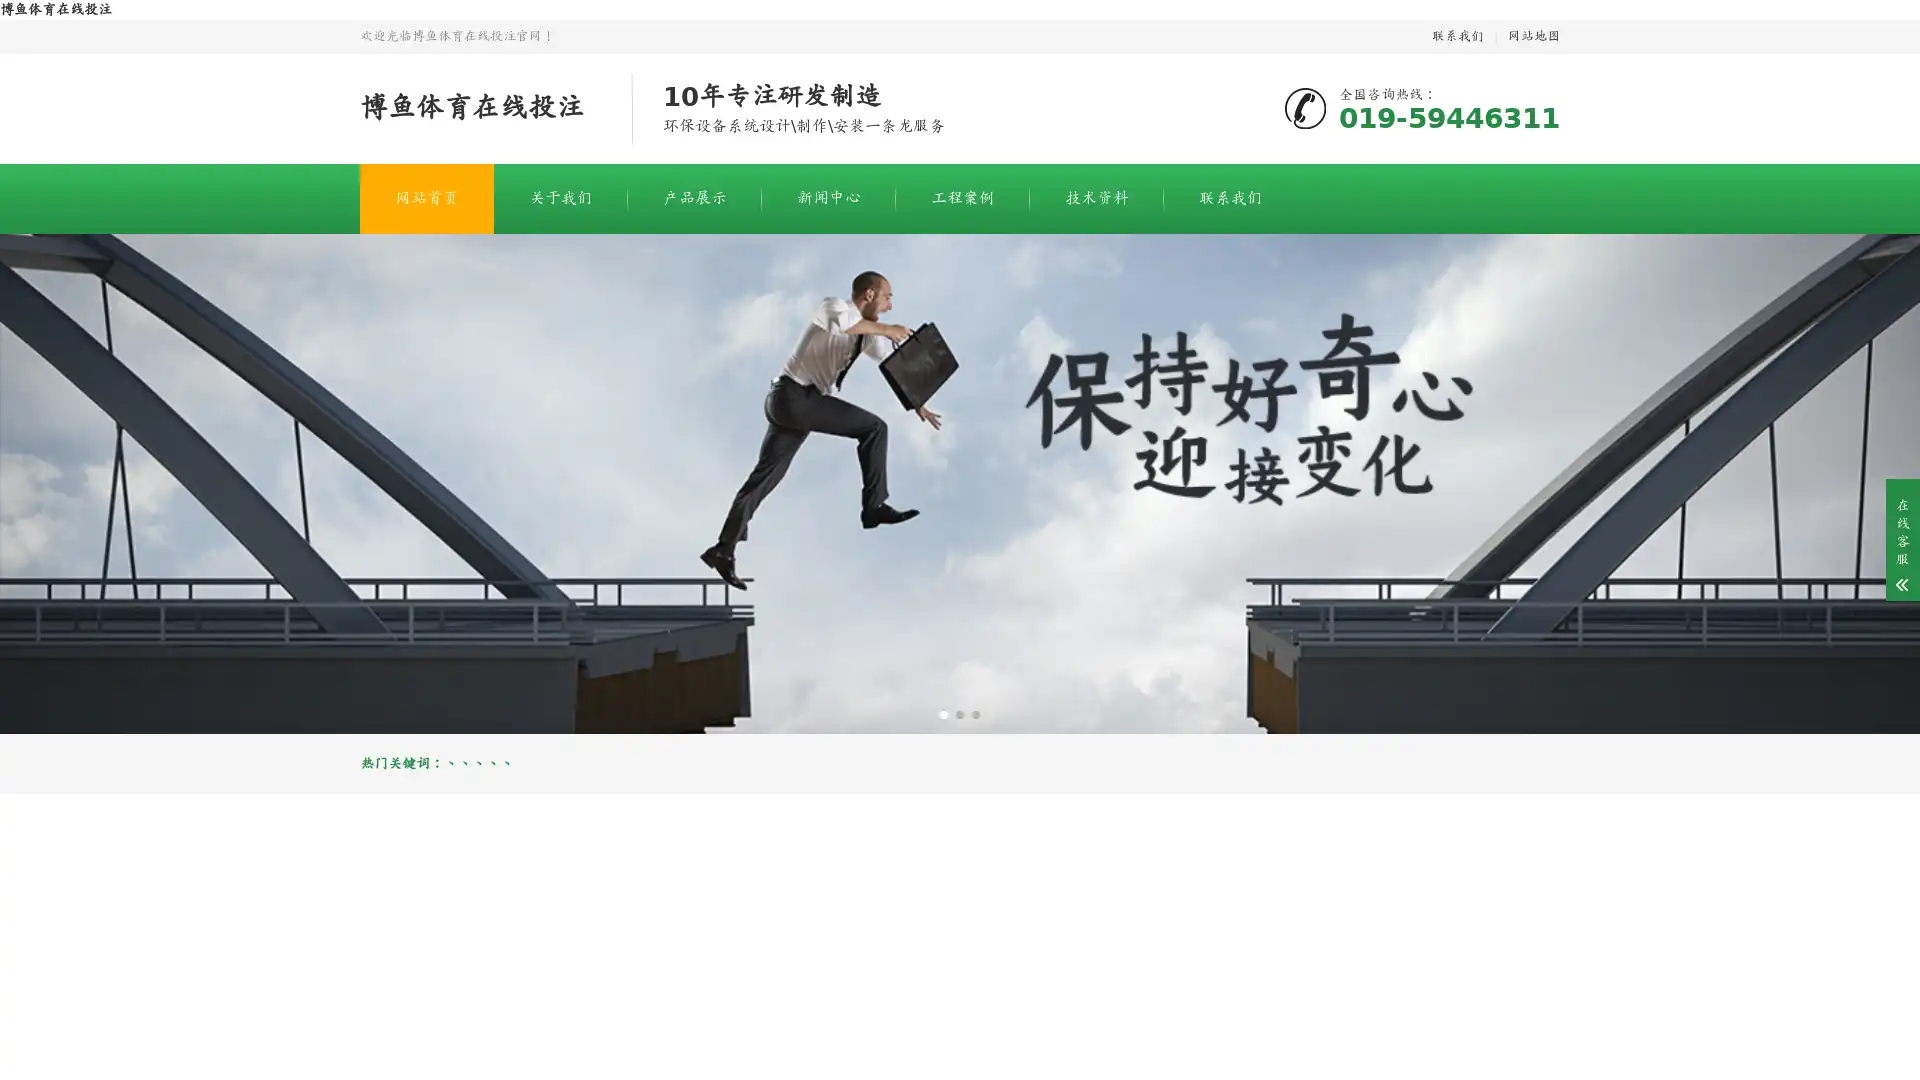 Image resolution: width=1920 pixels, height=1080 pixels. Describe the element at coordinates (960, 713) in the screenshot. I see `Go to slide 2` at that location.